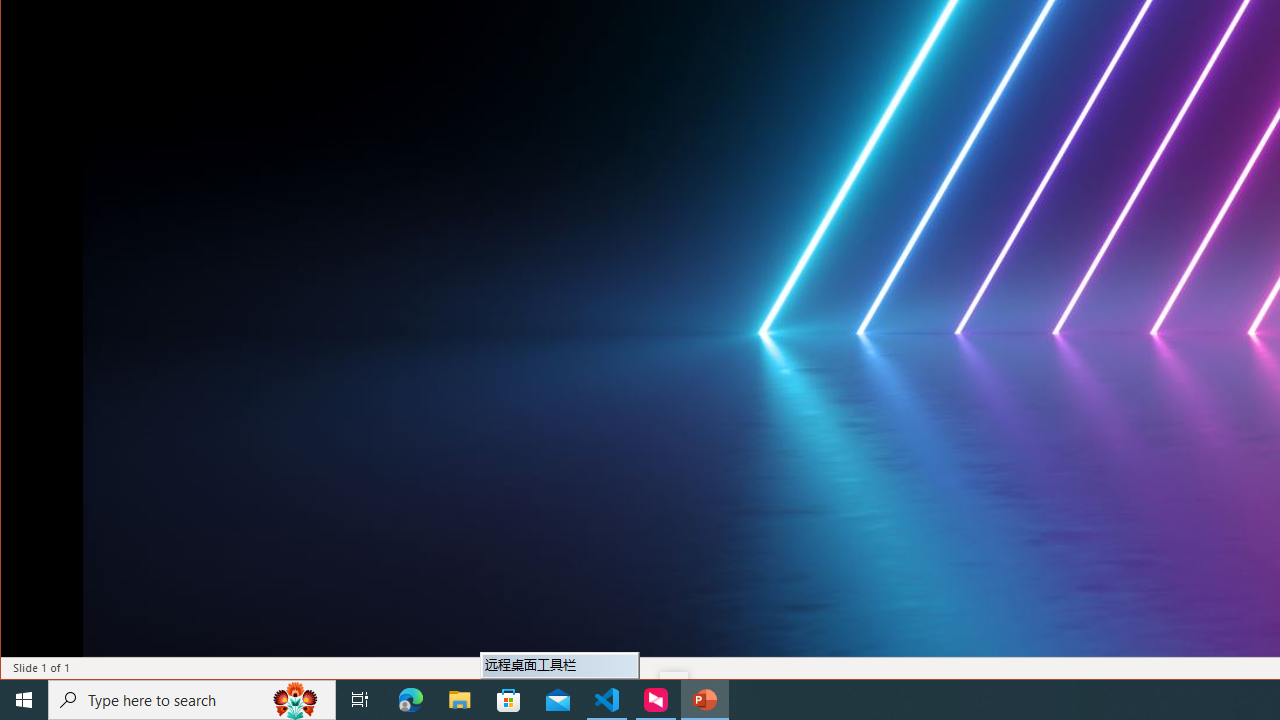 The height and width of the screenshot is (720, 1280). What do you see at coordinates (606, 698) in the screenshot?
I see `'Visual Studio Code - 1 running window'` at bounding box center [606, 698].